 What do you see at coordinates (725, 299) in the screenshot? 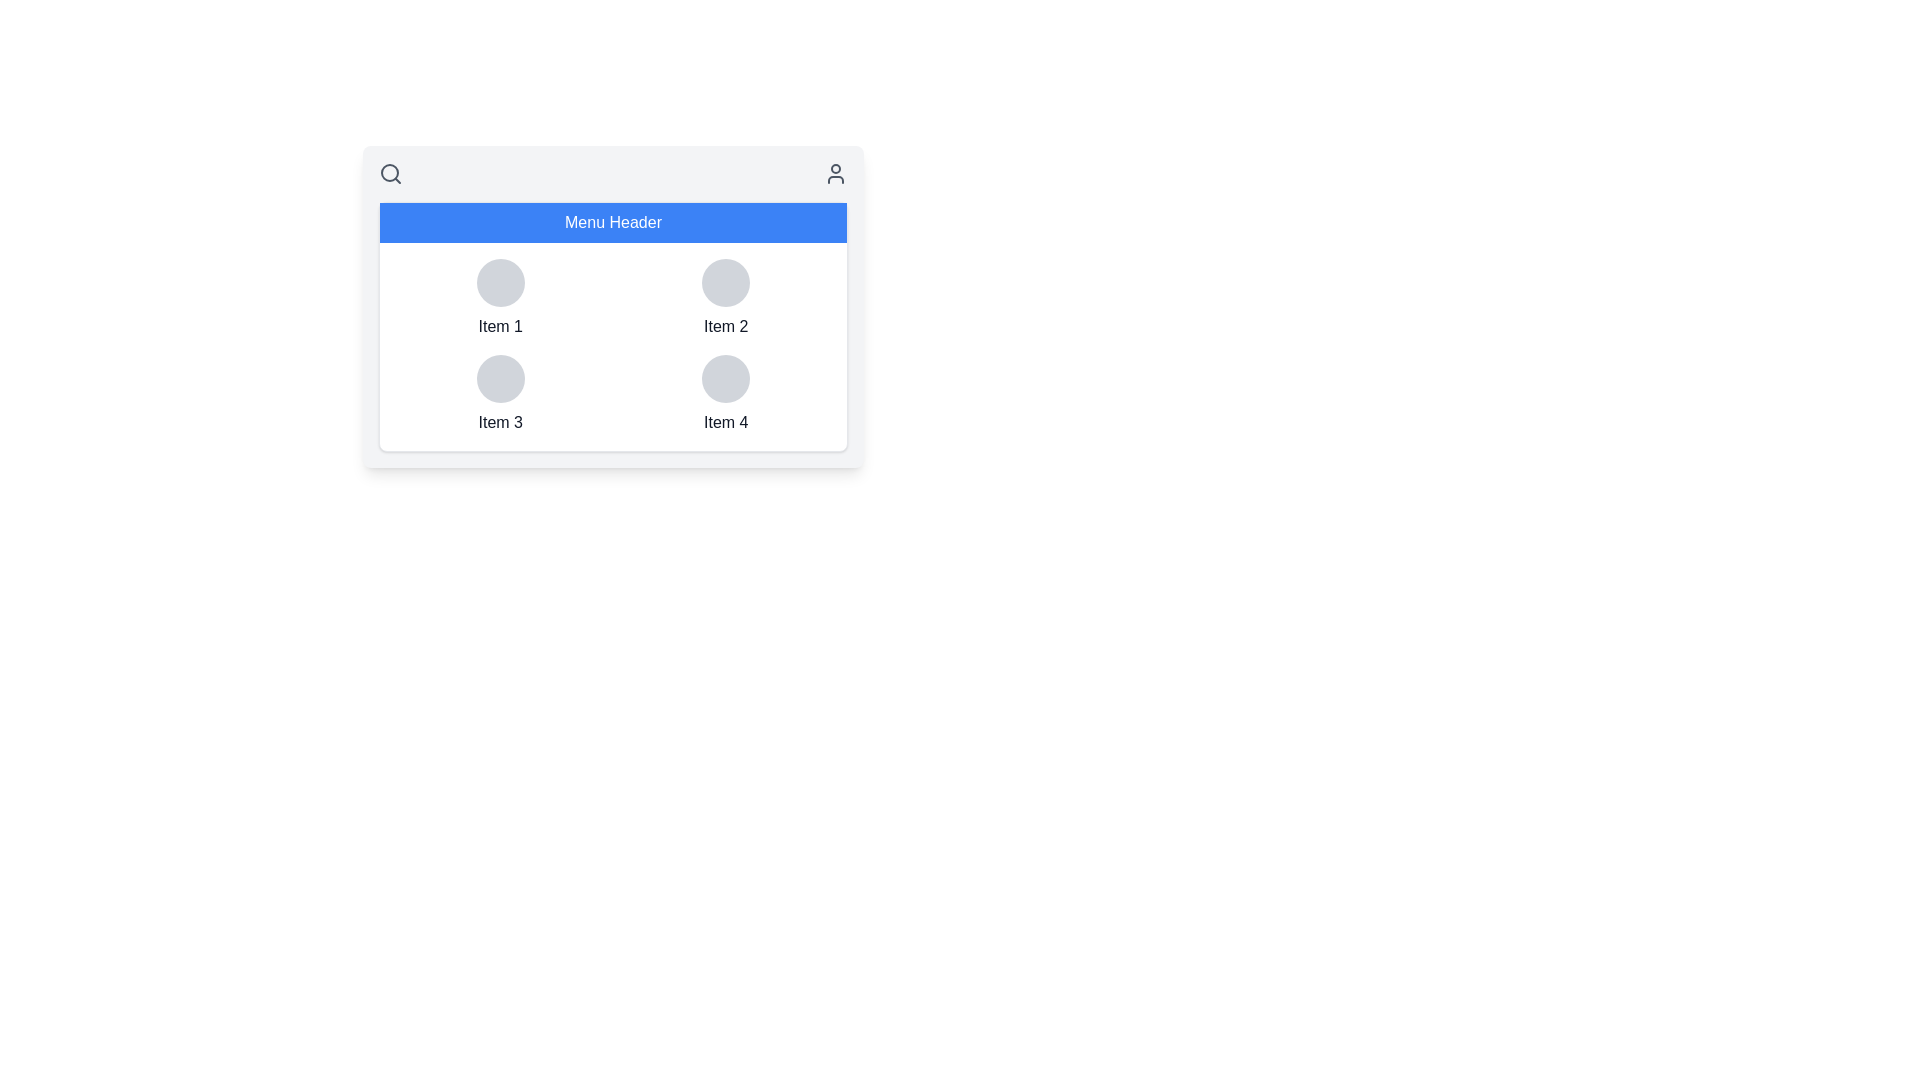
I see `the Informative item with an icon and label that has a large light grey circular icon at the top and text reading 'Item 2' below it, located in the top-right section of a 2x2 grid` at bounding box center [725, 299].